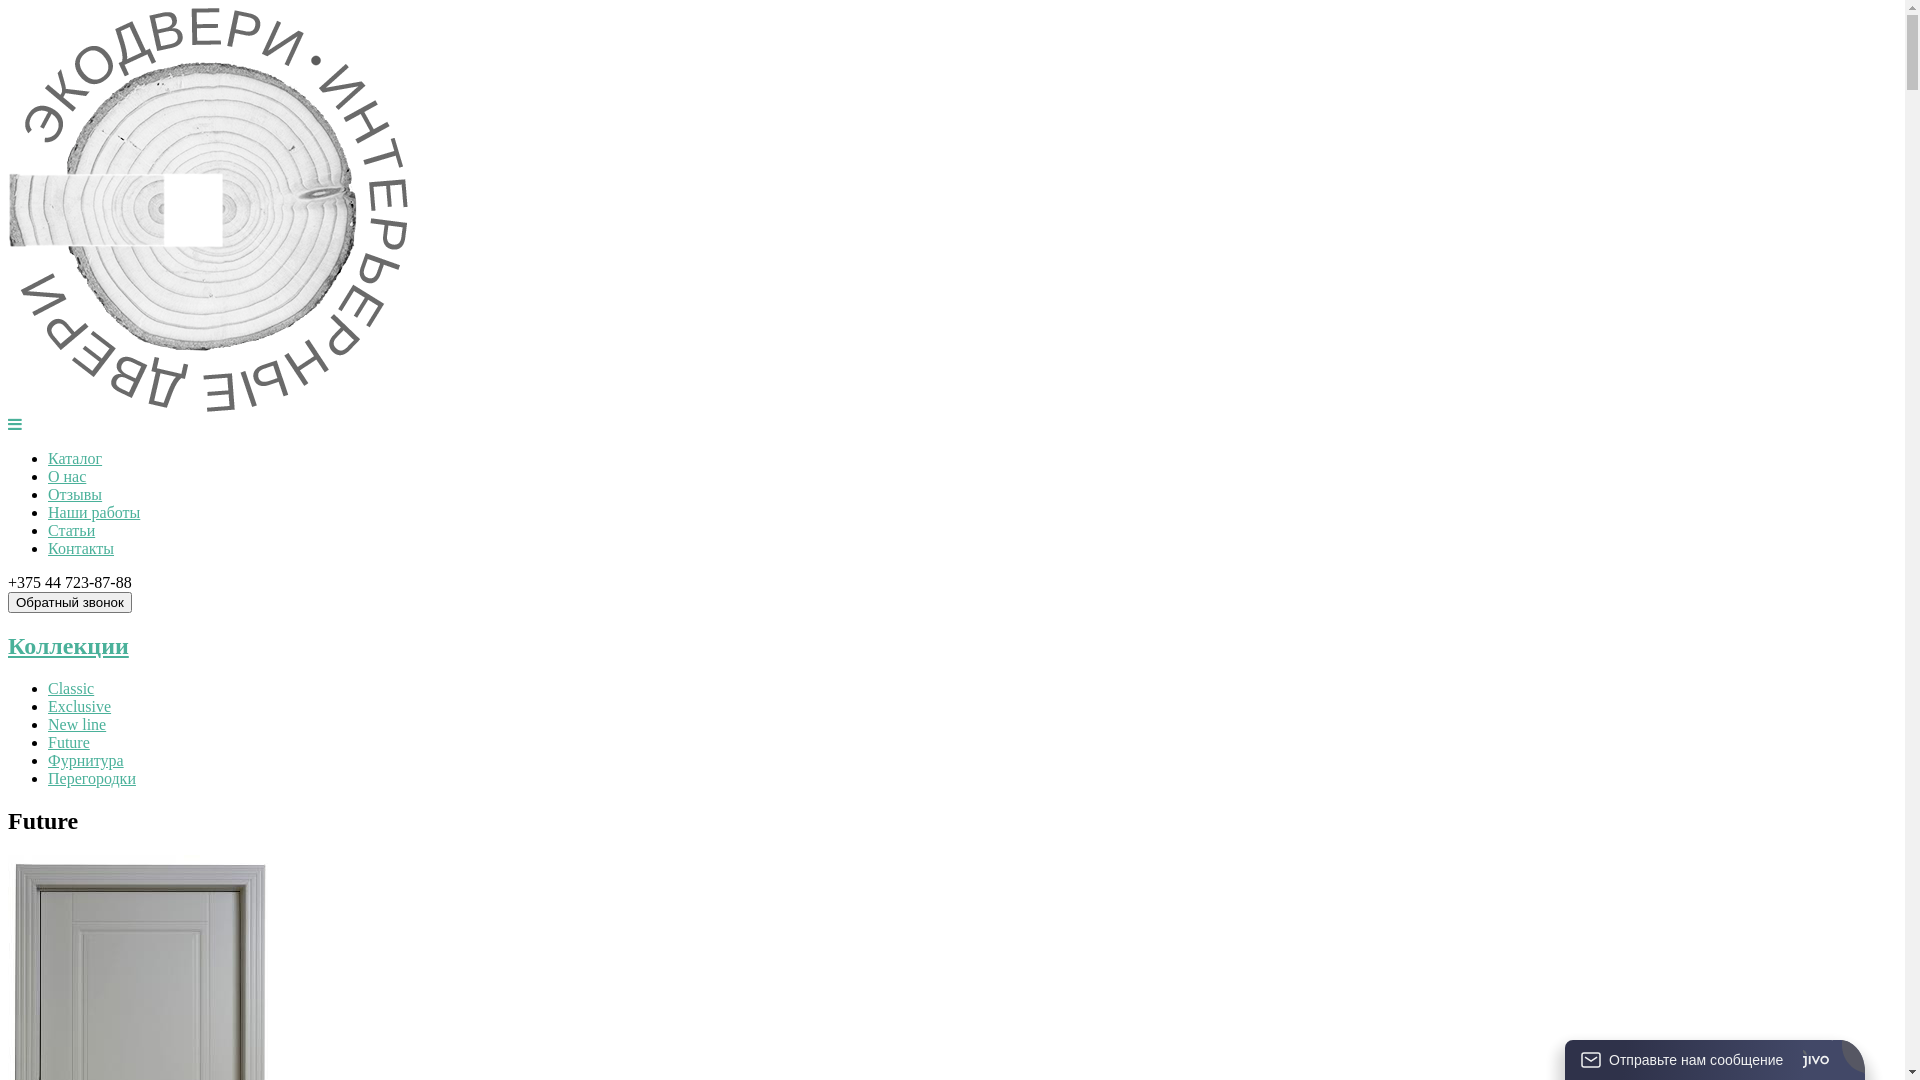 The height and width of the screenshot is (1080, 1920). I want to click on 'Future', so click(48, 742).